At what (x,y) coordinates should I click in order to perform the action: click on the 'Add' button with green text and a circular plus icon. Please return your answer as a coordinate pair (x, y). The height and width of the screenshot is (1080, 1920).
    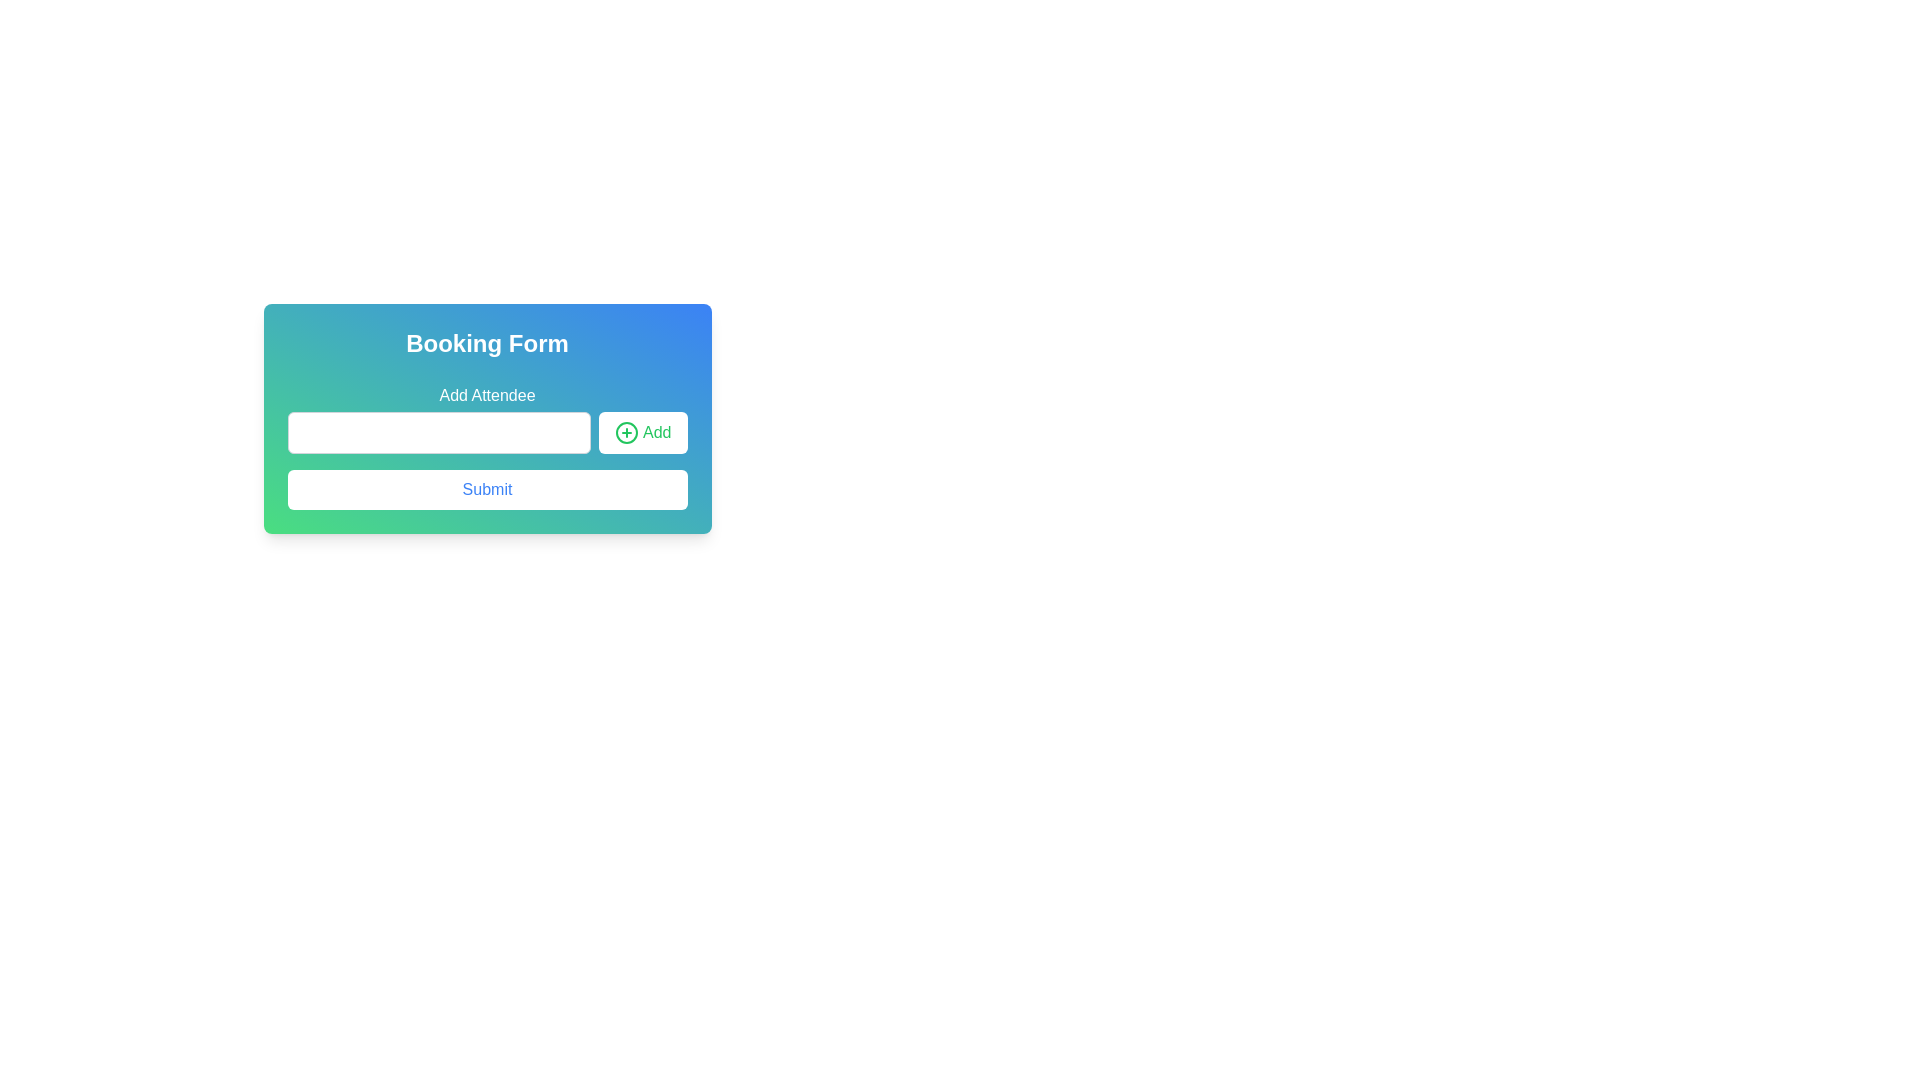
    Looking at the image, I should click on (643, 431).